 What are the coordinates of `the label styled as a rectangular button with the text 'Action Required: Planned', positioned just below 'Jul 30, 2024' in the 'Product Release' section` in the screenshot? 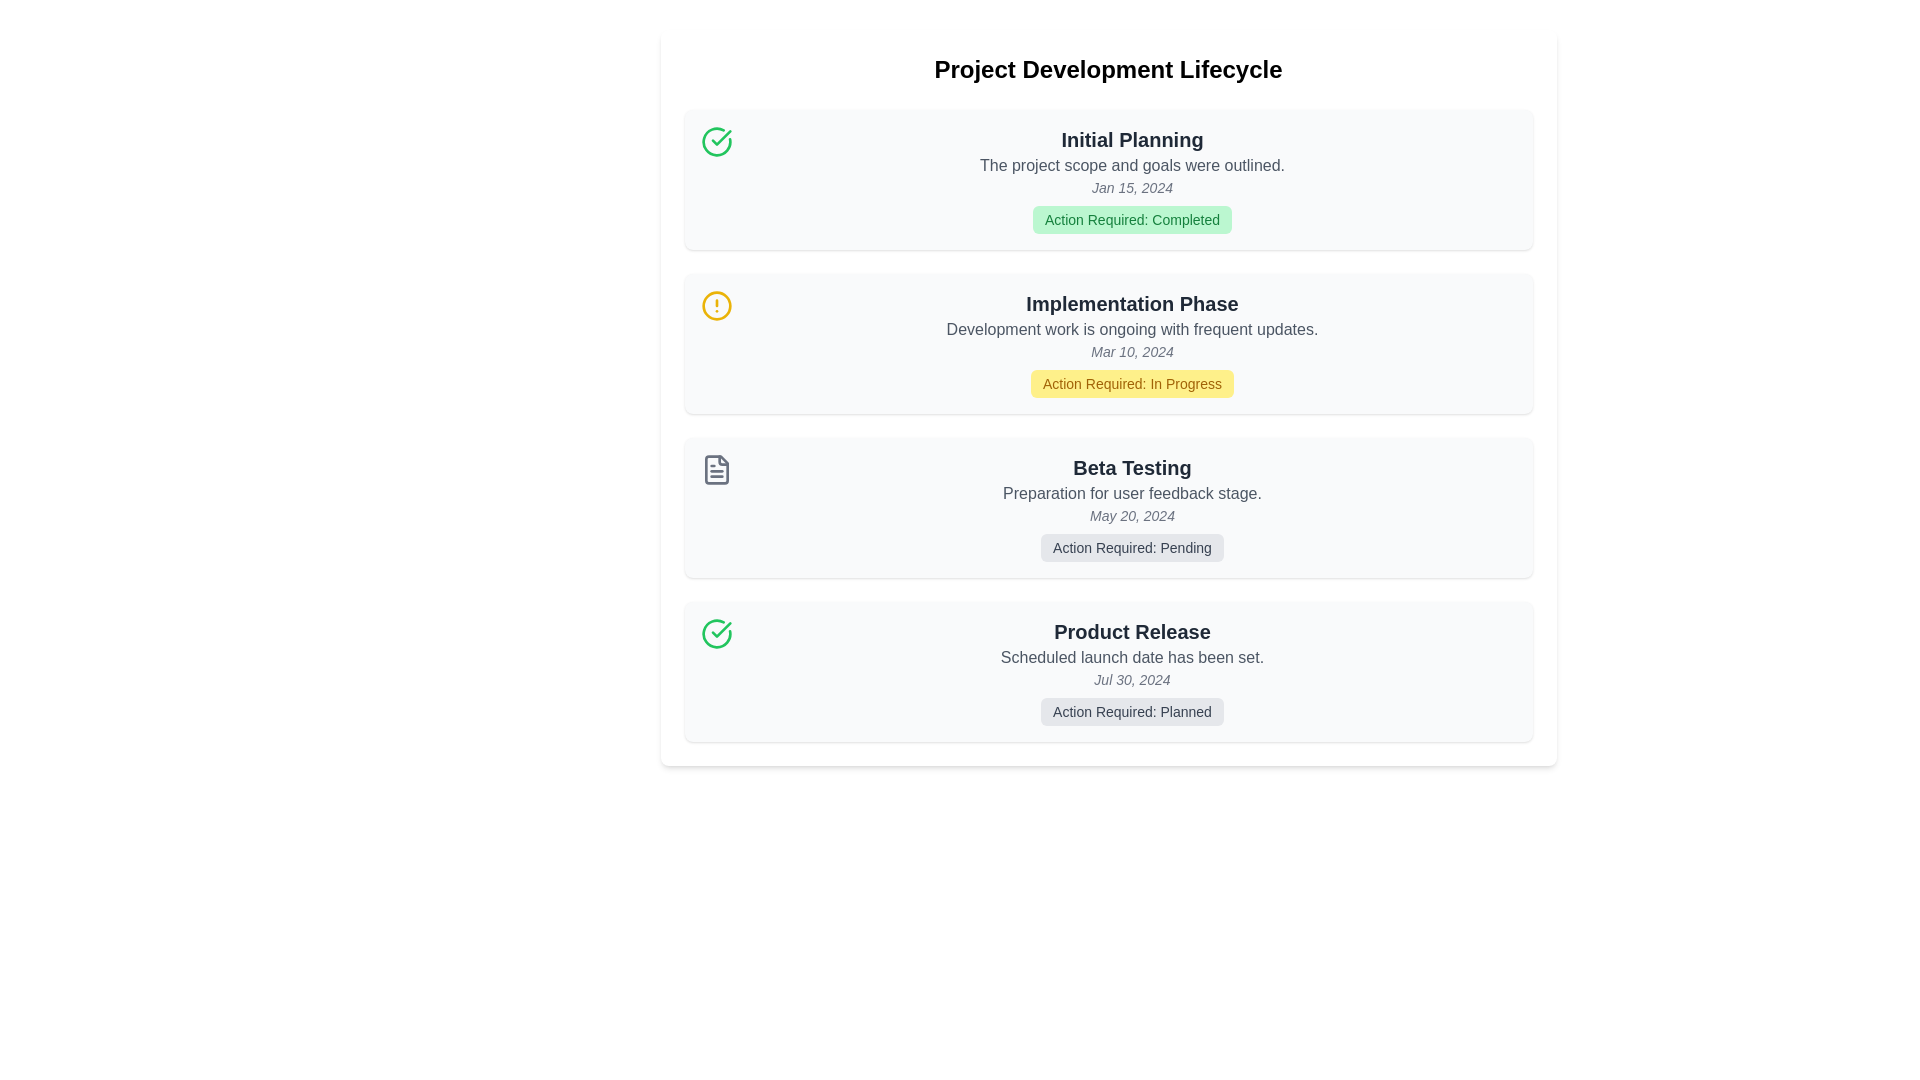 It's located at (1132, 711).